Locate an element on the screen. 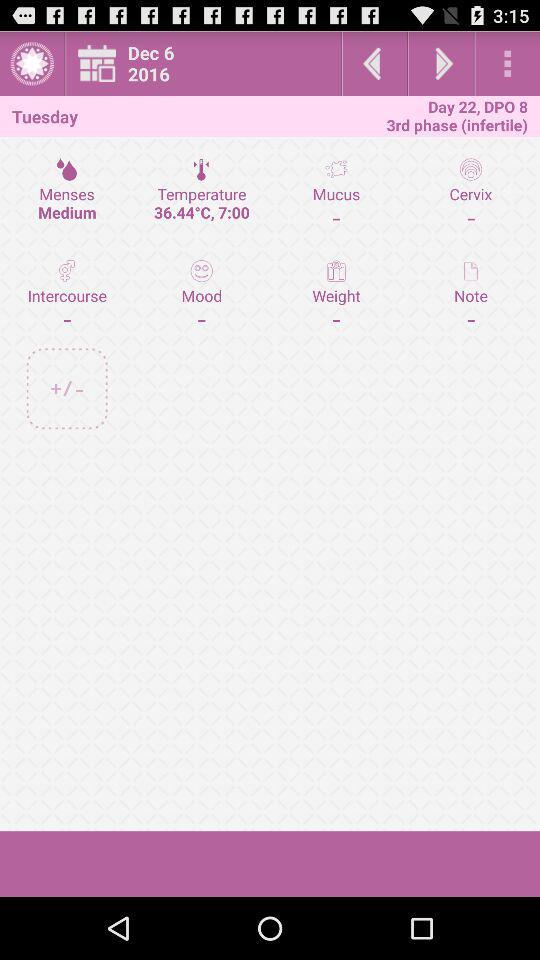 The image size is (540, 960). temperature 36 44 item is located at coordinates (201, 193).